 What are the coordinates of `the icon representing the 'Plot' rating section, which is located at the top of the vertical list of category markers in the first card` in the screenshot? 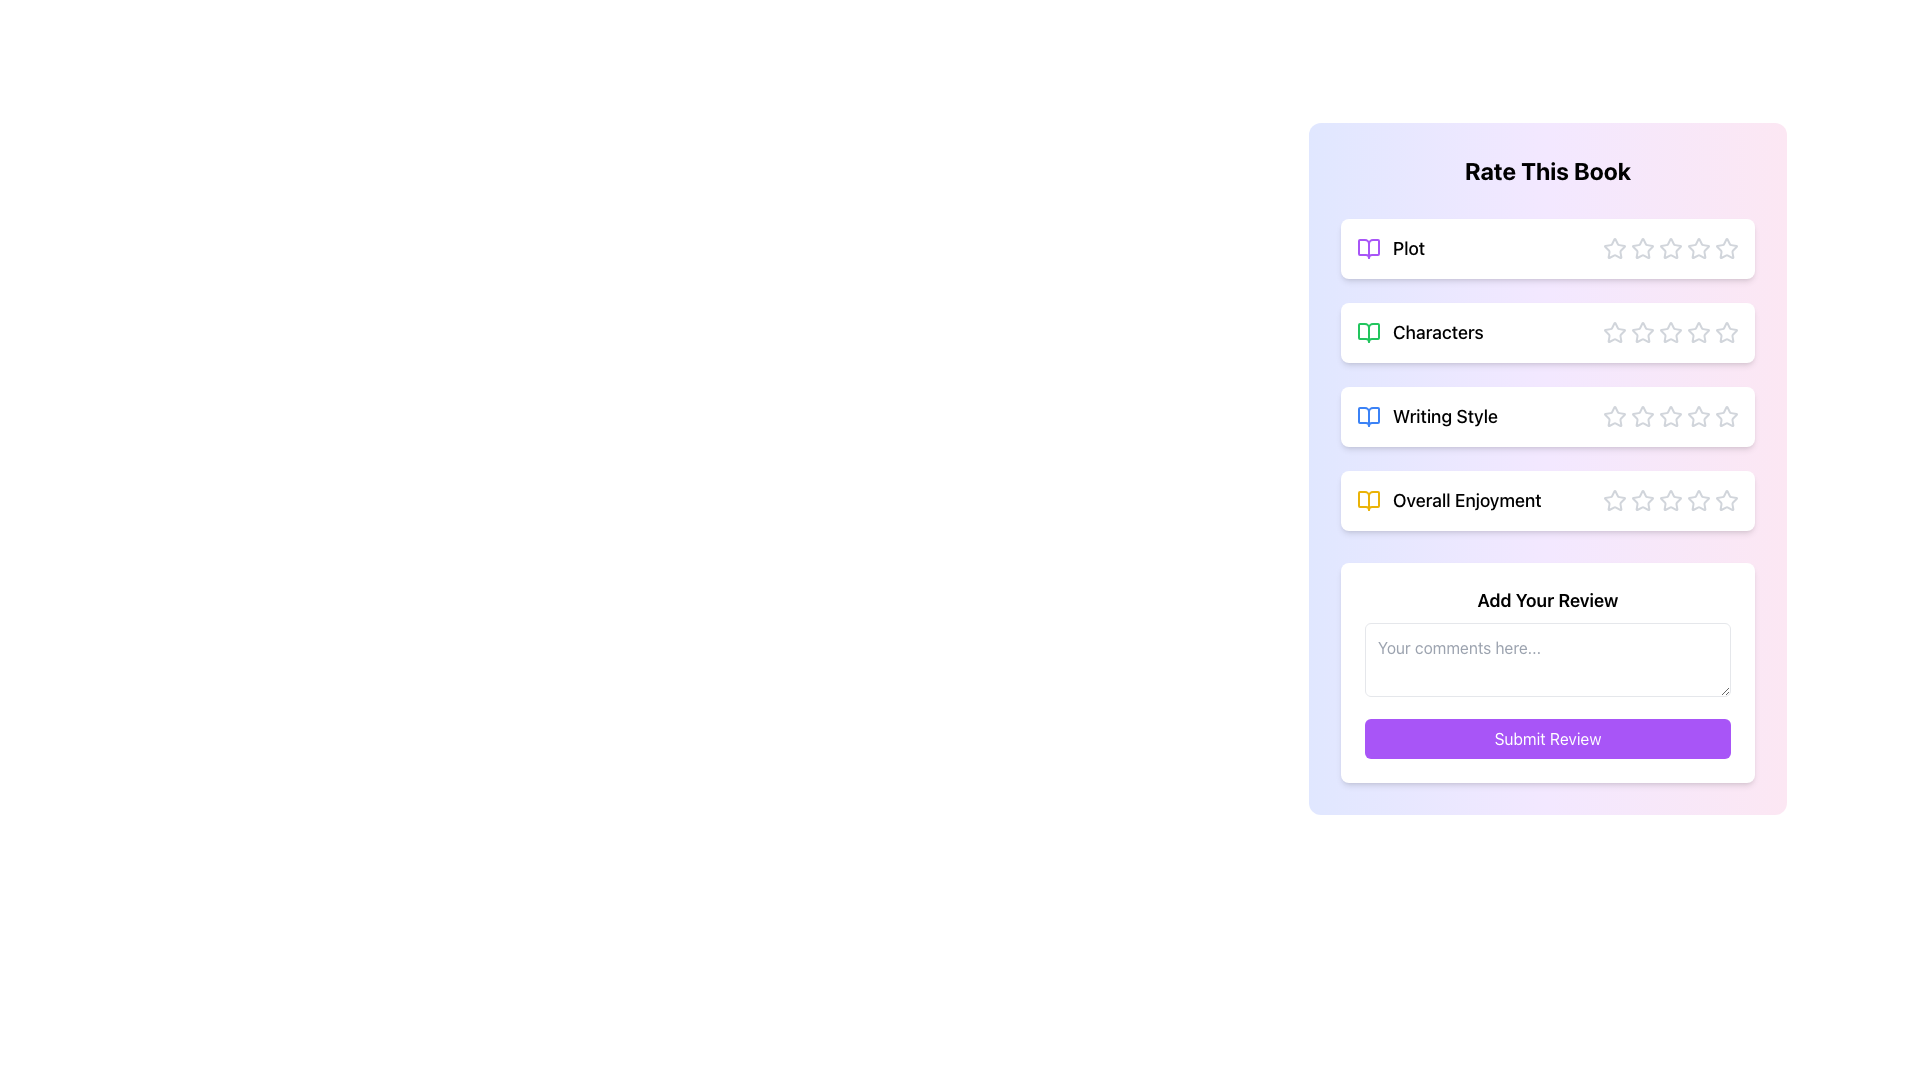 It's located at (1367, 248).